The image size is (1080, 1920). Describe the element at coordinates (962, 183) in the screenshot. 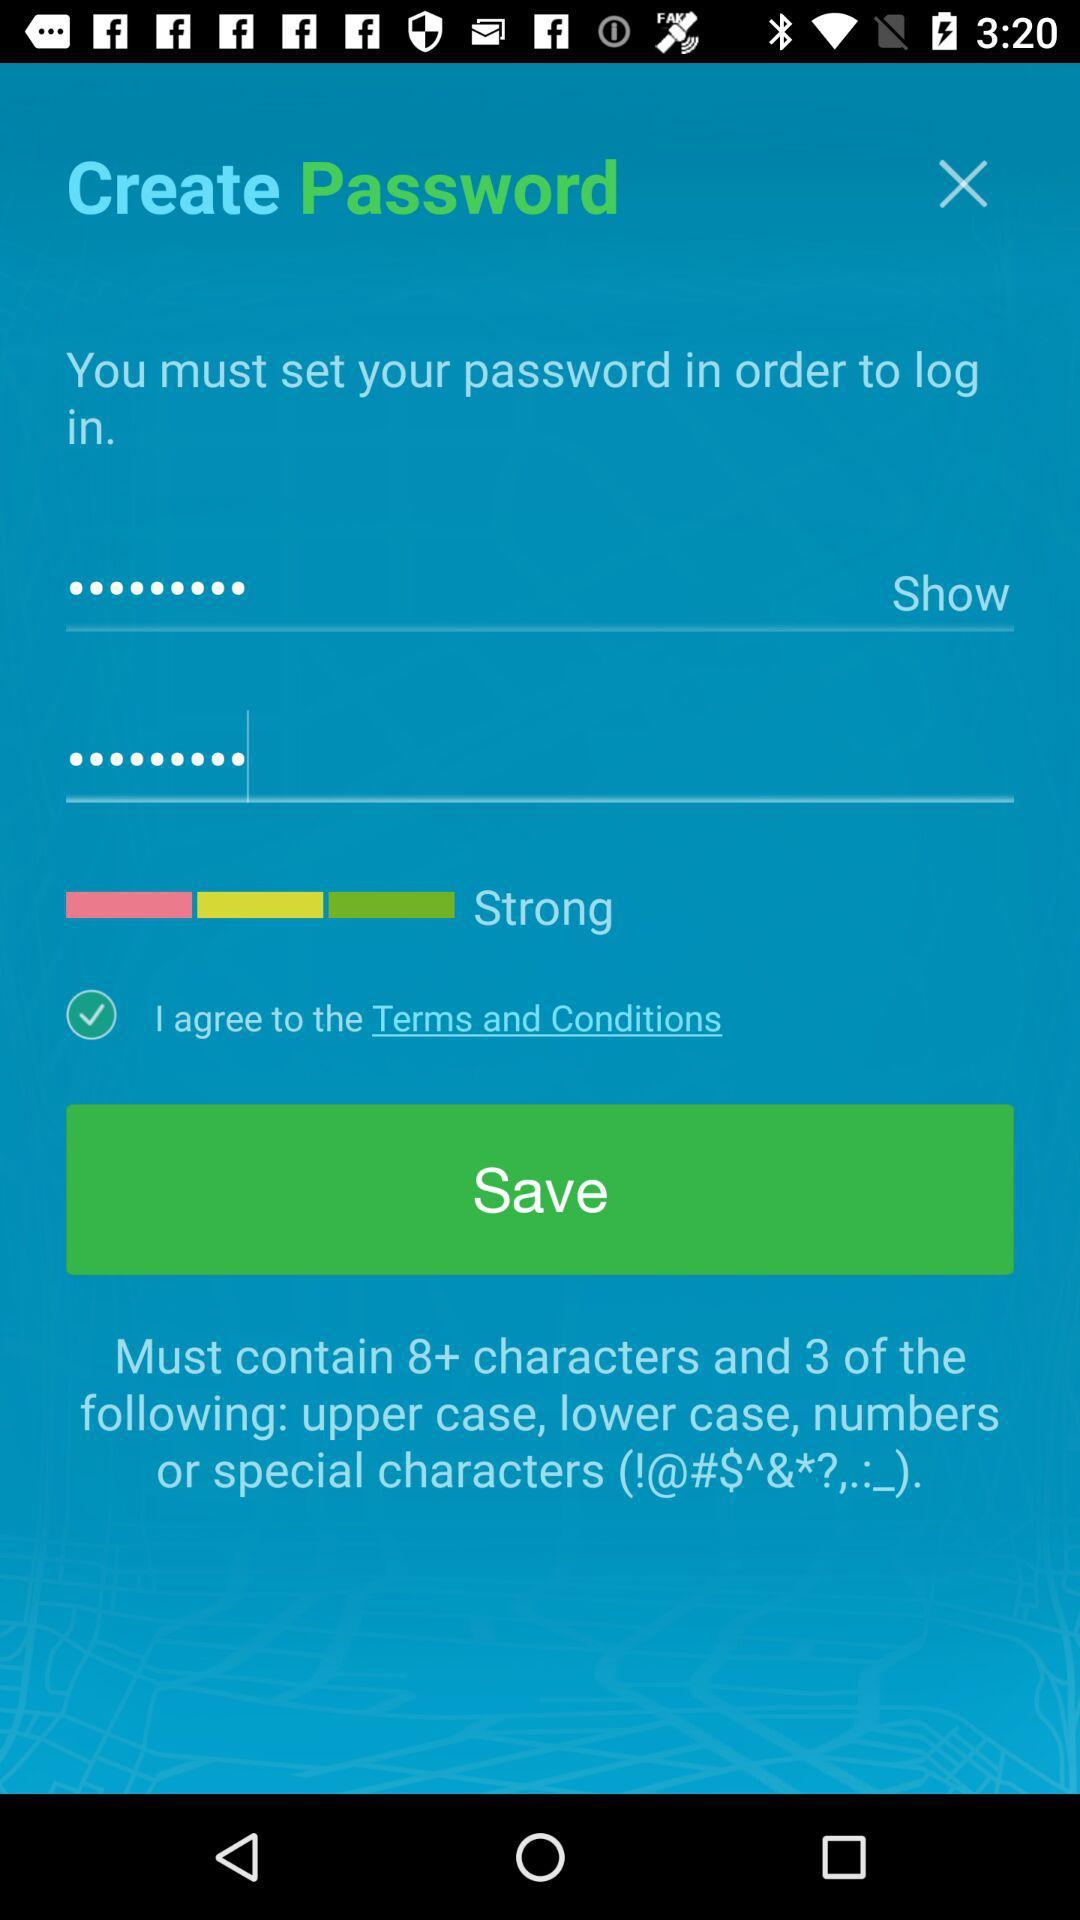

I see `the close icon` at that location.